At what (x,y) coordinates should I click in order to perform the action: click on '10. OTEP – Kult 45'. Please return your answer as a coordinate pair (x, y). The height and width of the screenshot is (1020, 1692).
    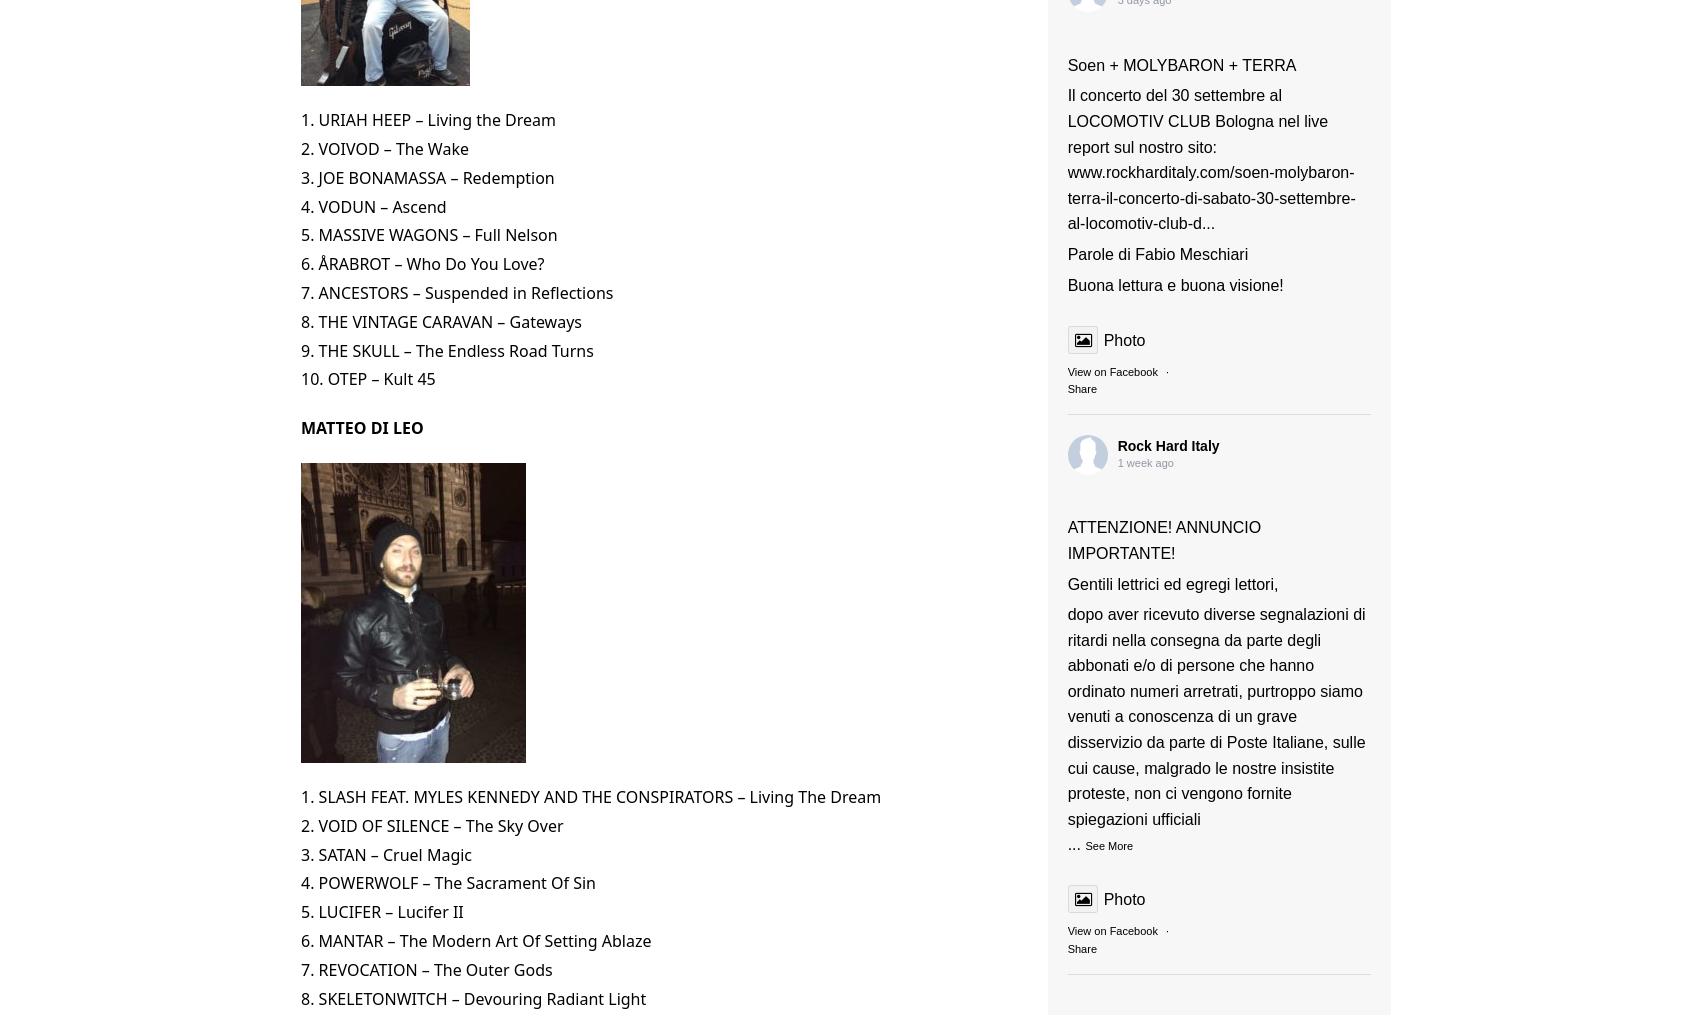
    Looking at the image, I should click on (368, 378).